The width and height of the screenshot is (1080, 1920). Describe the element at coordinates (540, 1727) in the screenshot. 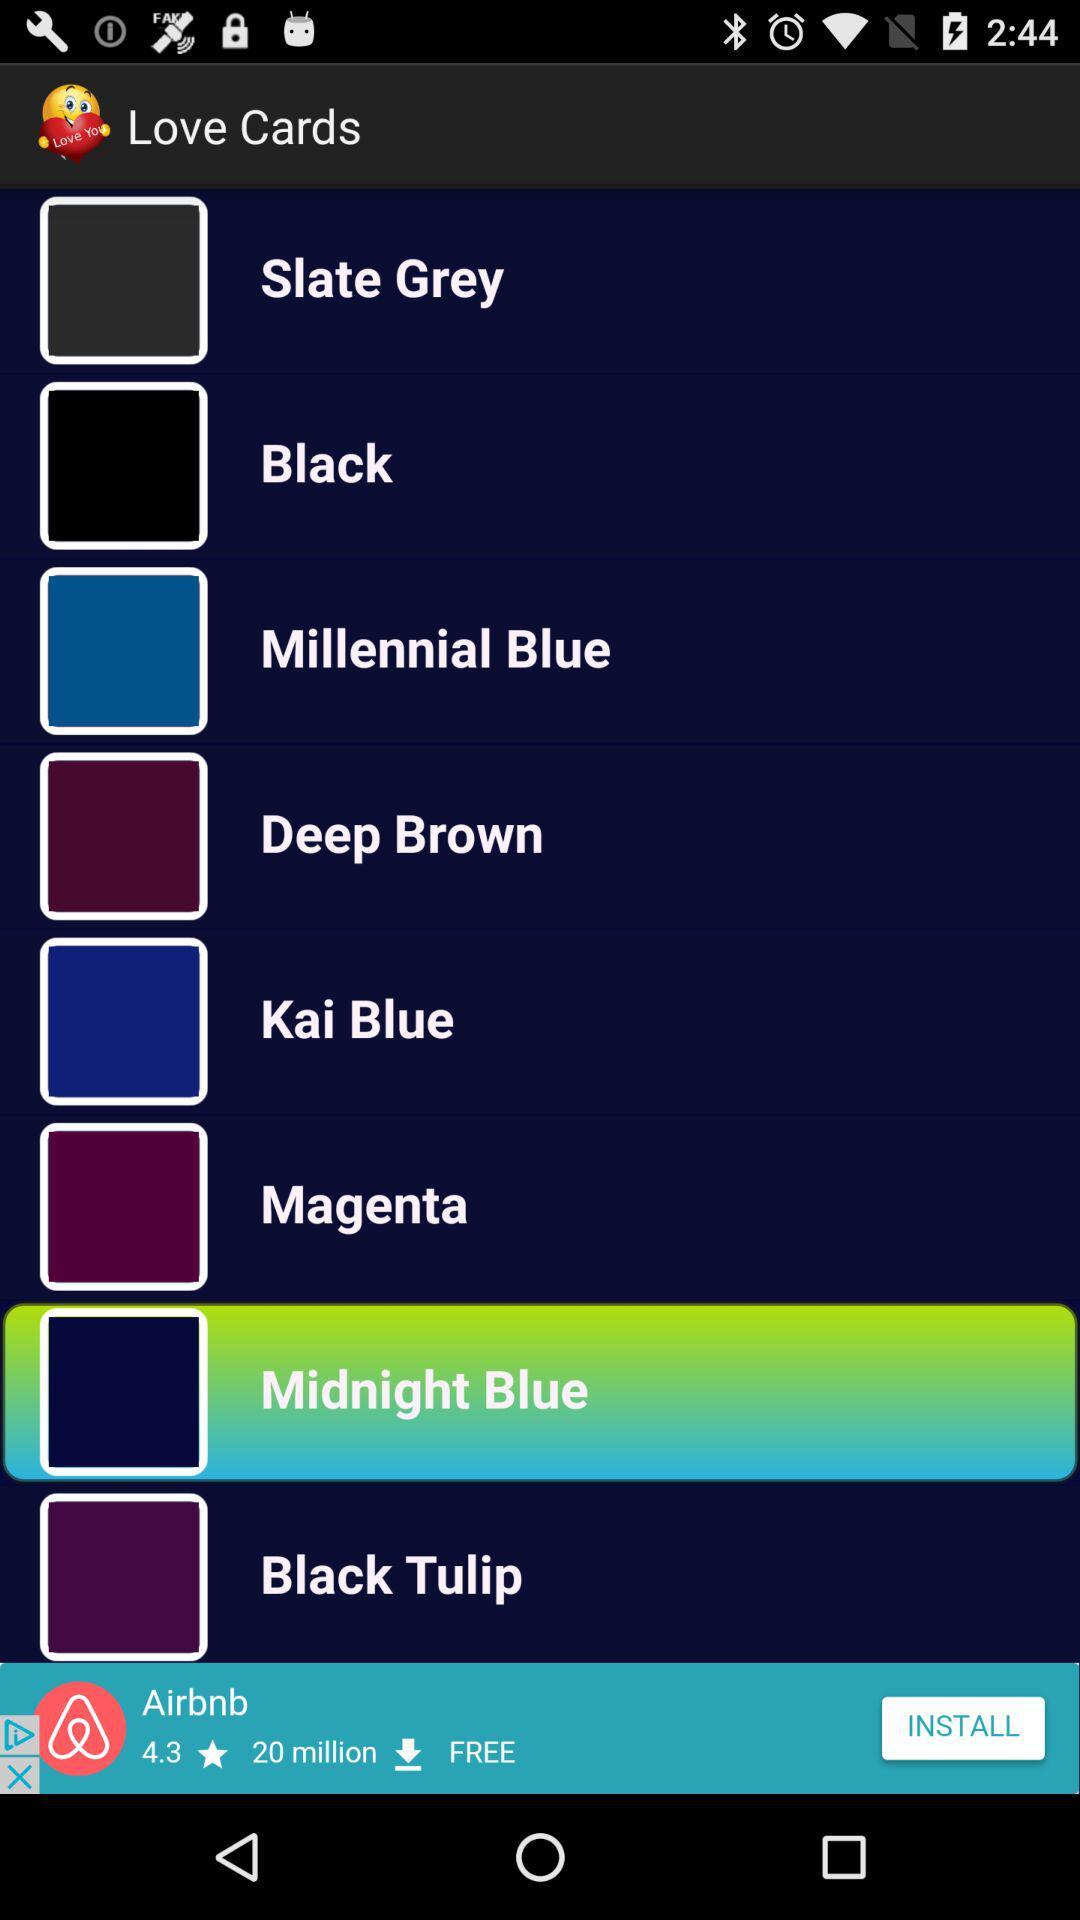

I see `advertising bar` at that location.